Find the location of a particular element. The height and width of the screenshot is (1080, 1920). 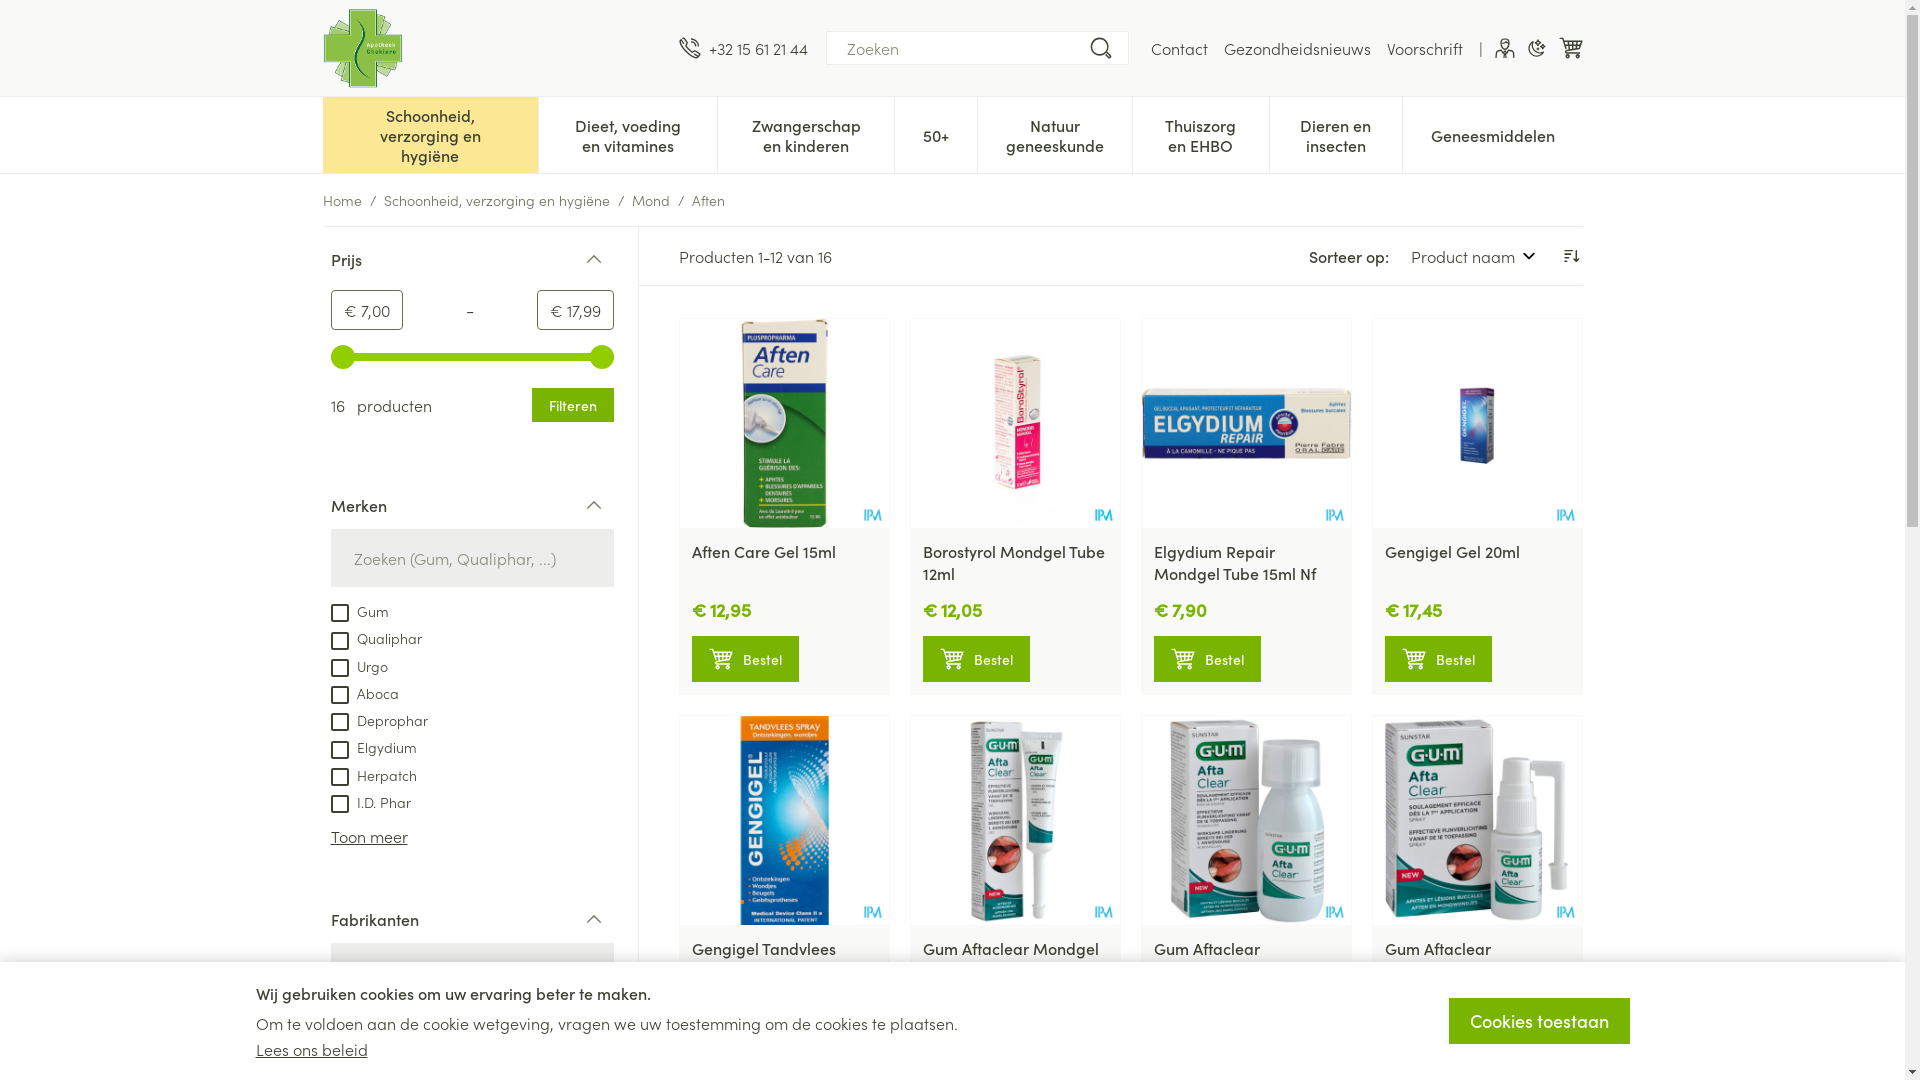

'Gum Aftaclear Mondgel 10ml' is located at coordinates (909, 820).